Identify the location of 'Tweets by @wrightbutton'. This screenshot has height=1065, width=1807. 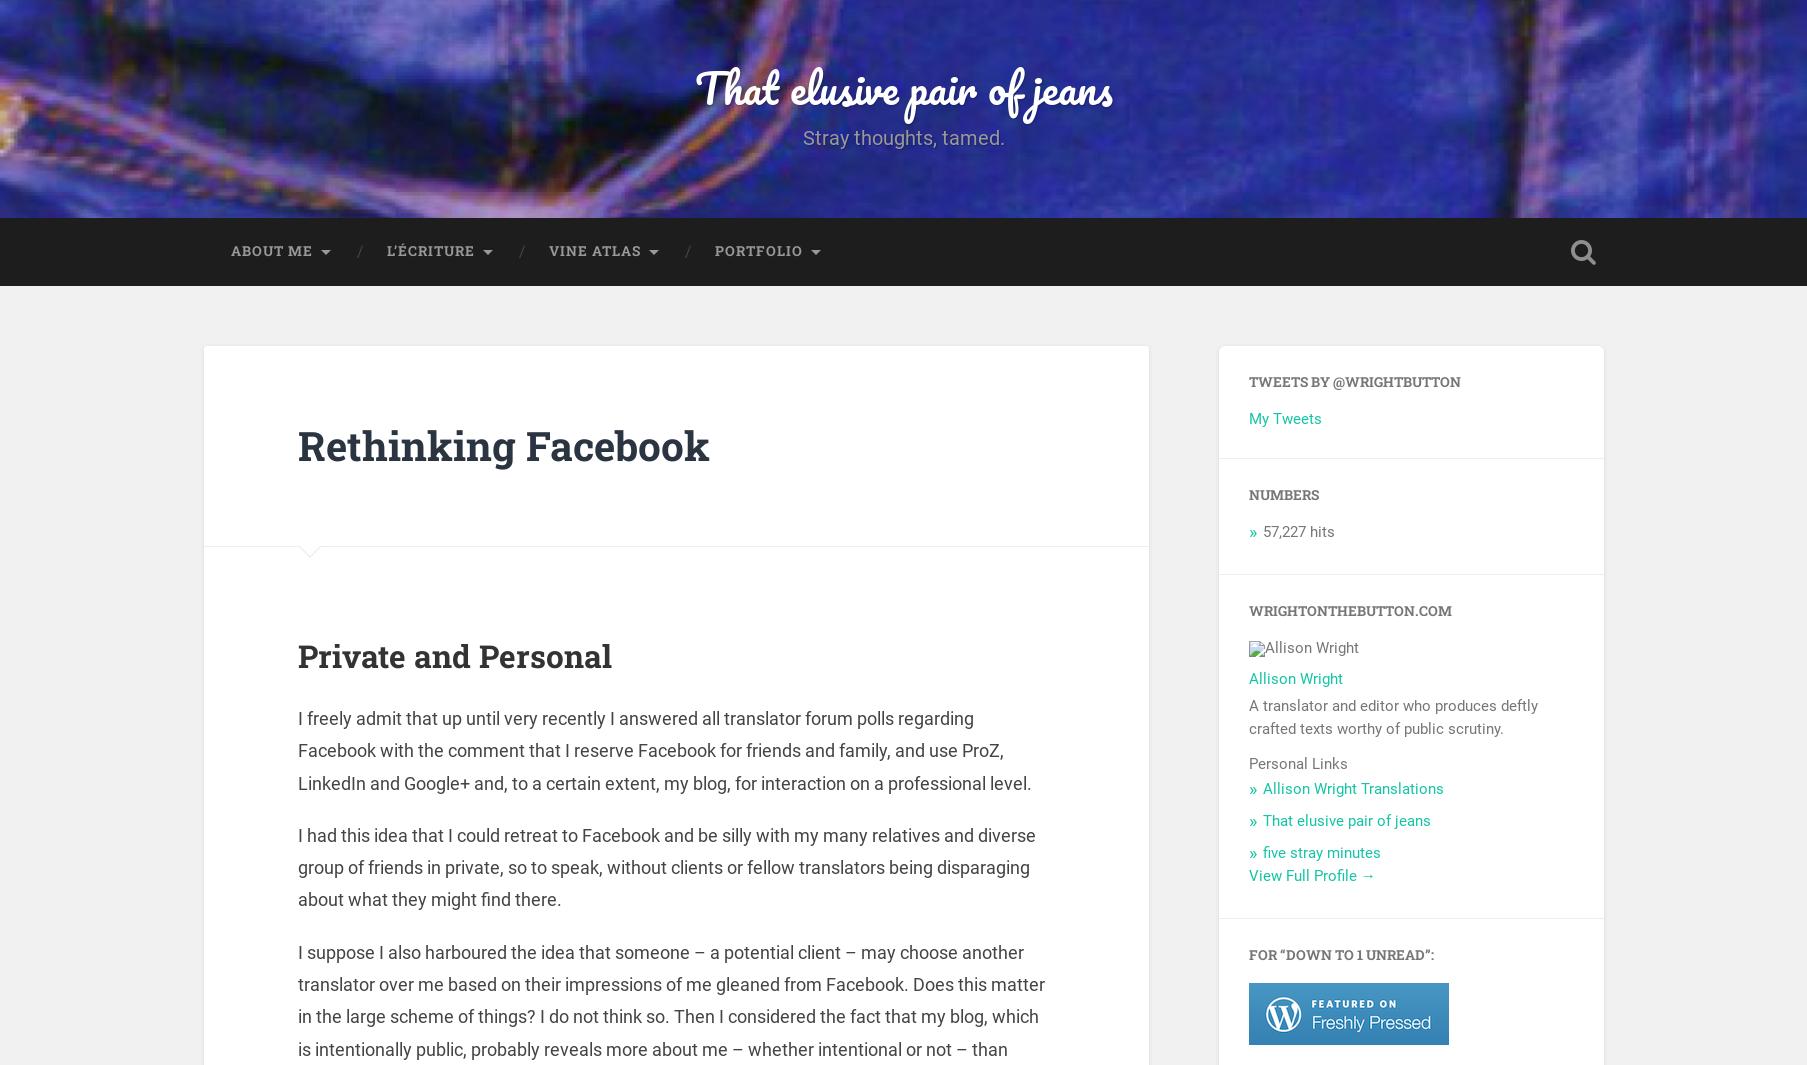
(1352, 384).